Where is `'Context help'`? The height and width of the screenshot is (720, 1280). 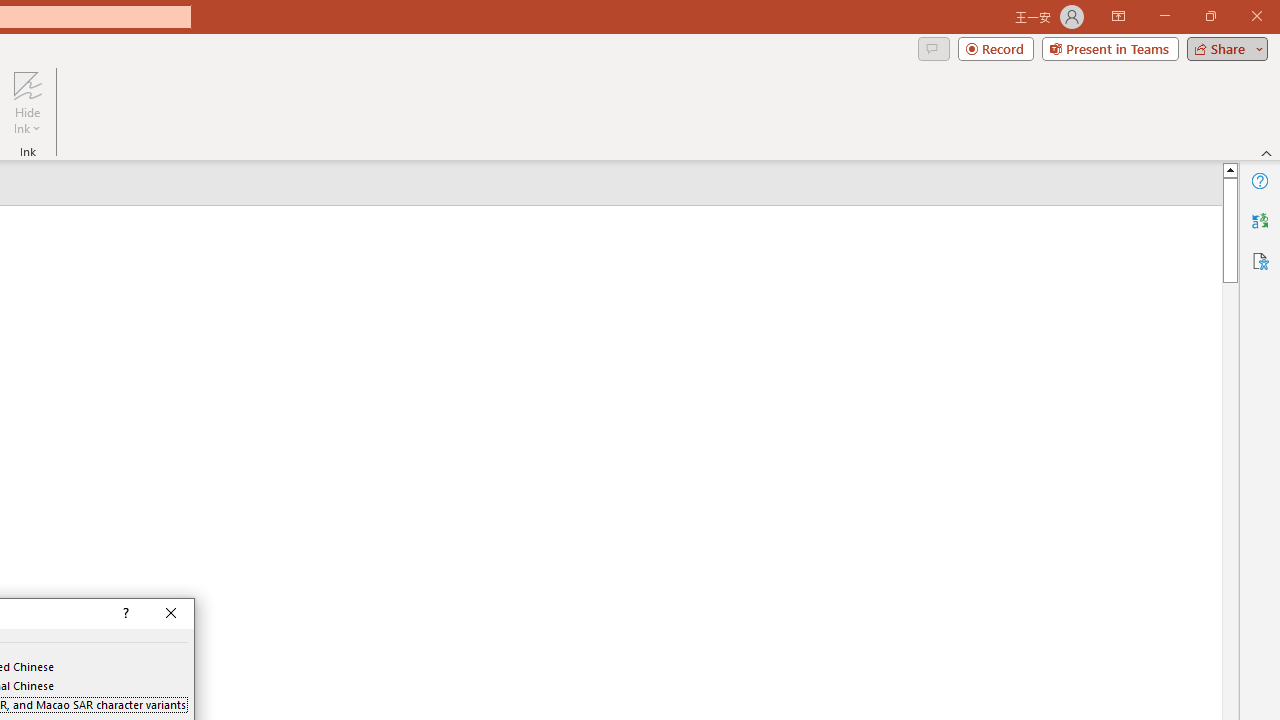 'Context help' is located at coordinates (123, 613).